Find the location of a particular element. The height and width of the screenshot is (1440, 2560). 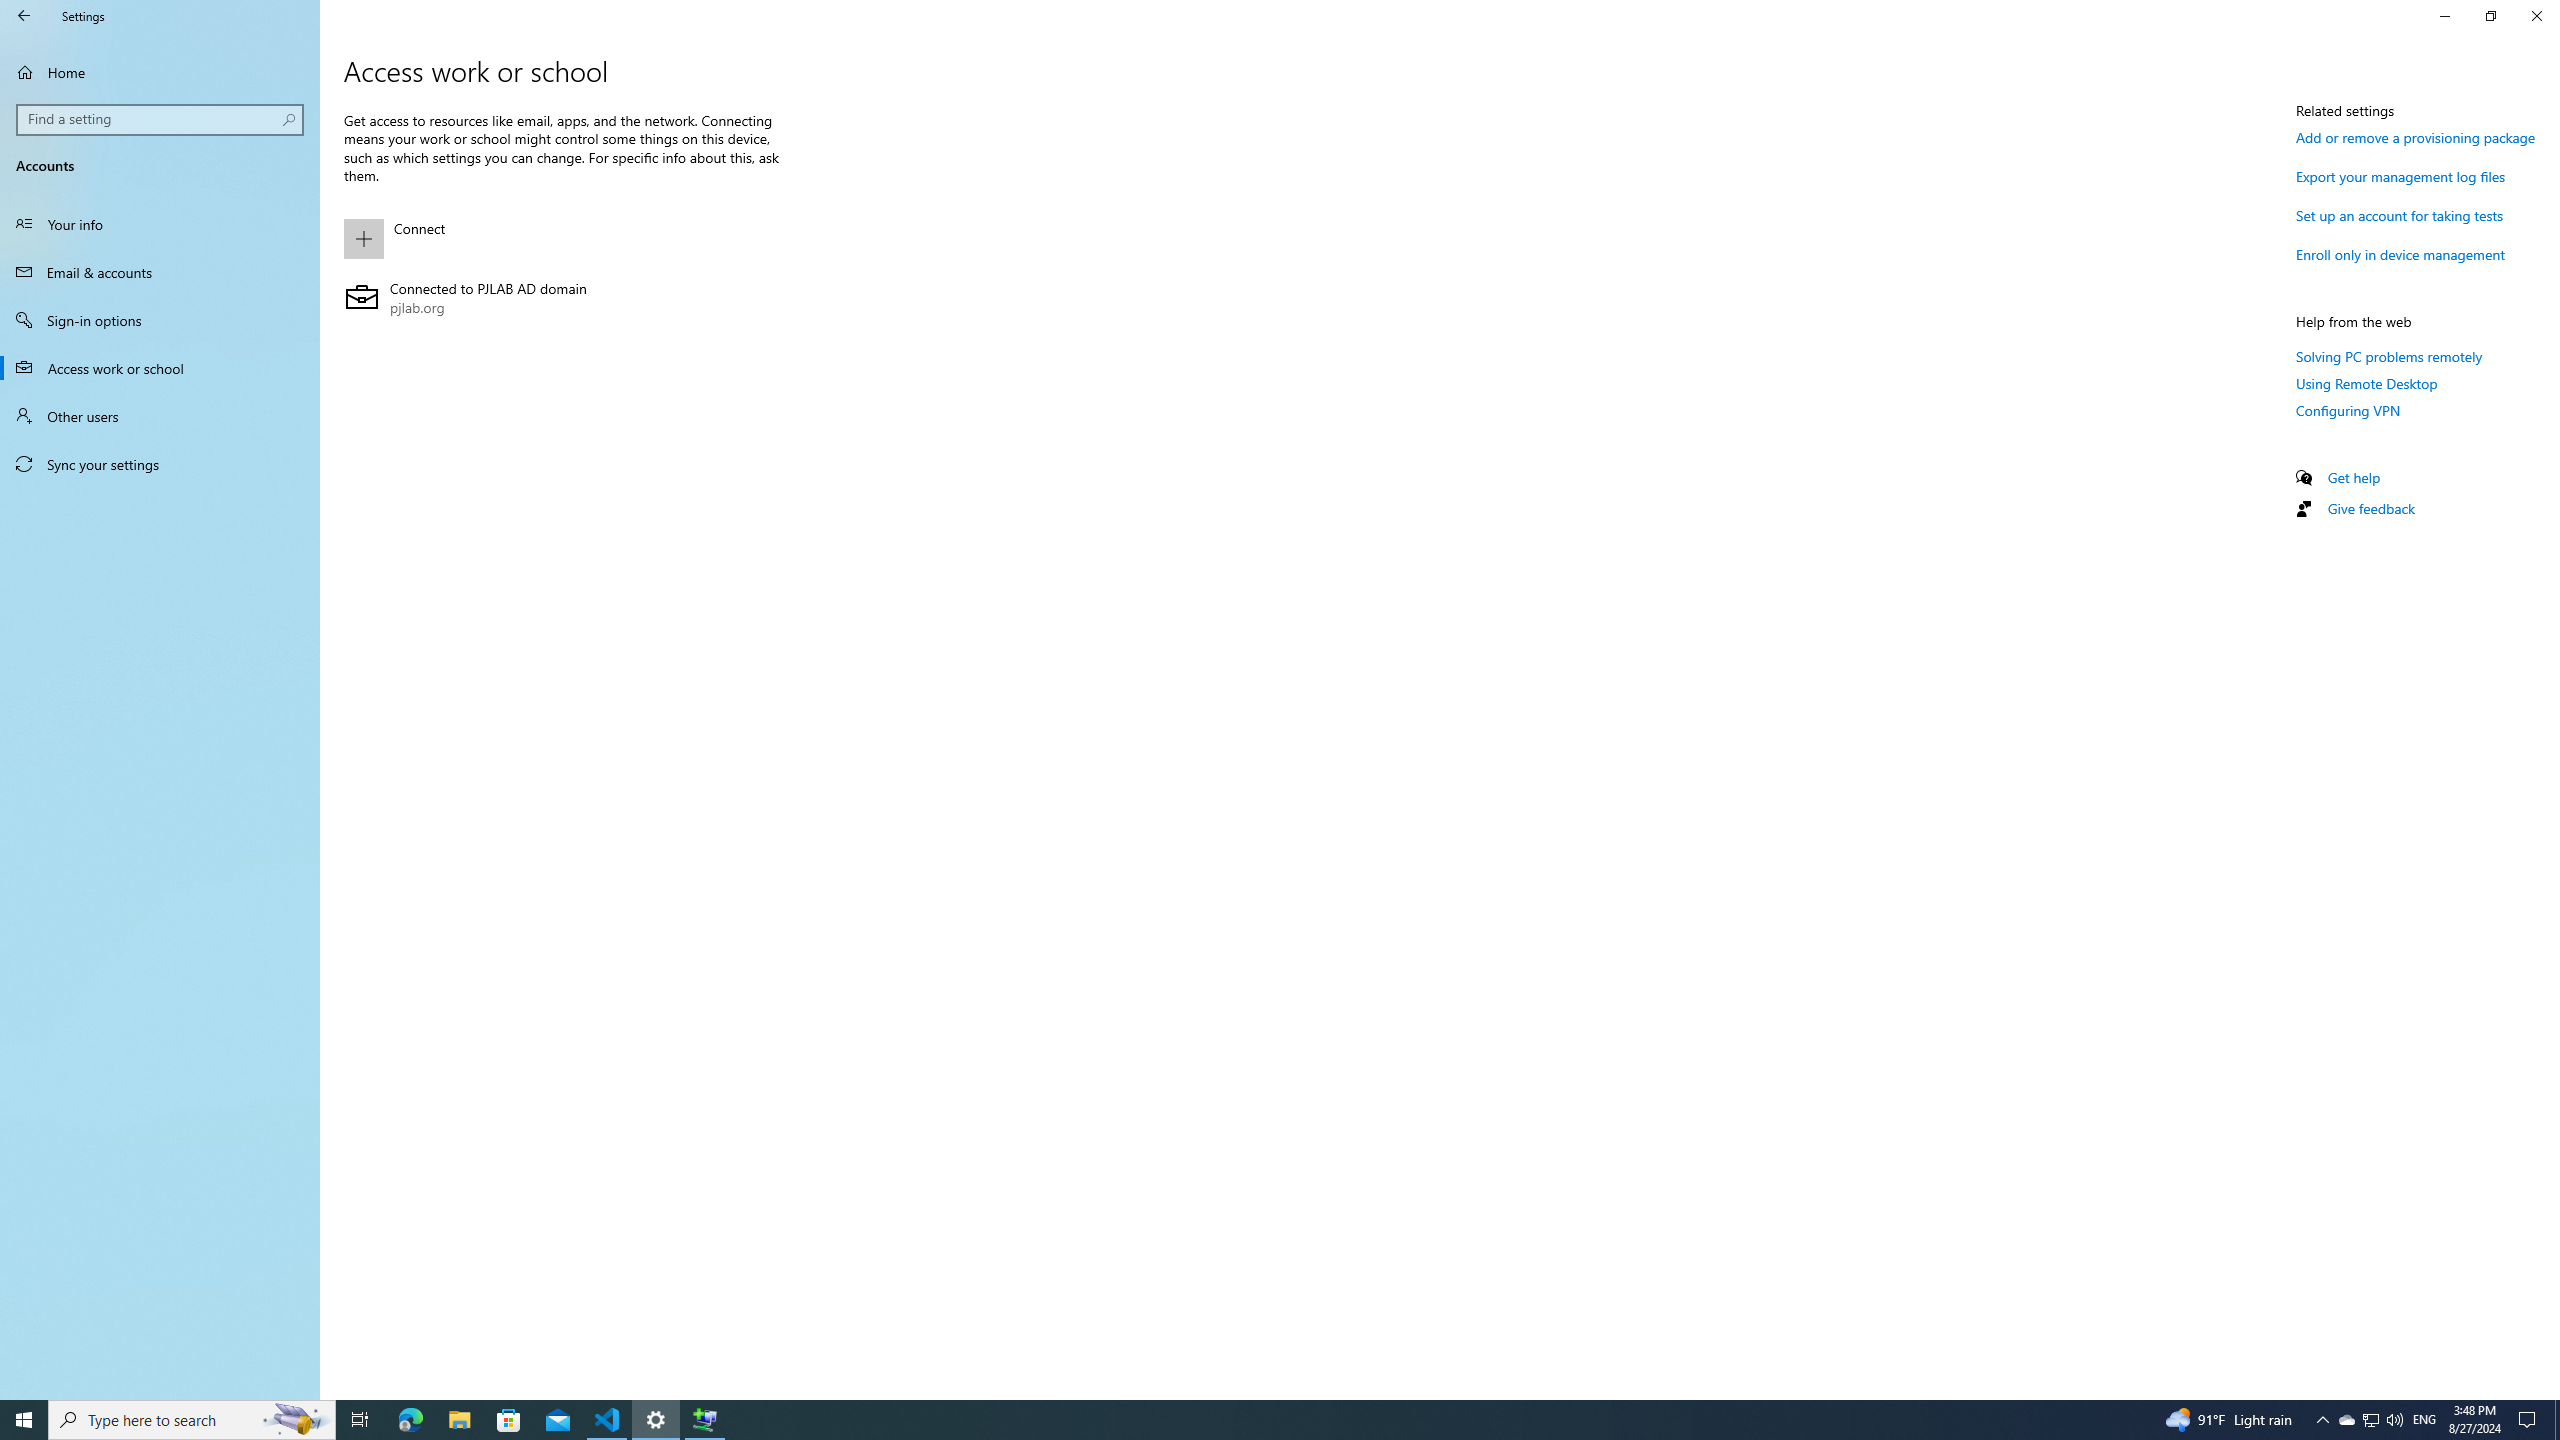

'Export your management log files' is located at coordinates (2401, 176).